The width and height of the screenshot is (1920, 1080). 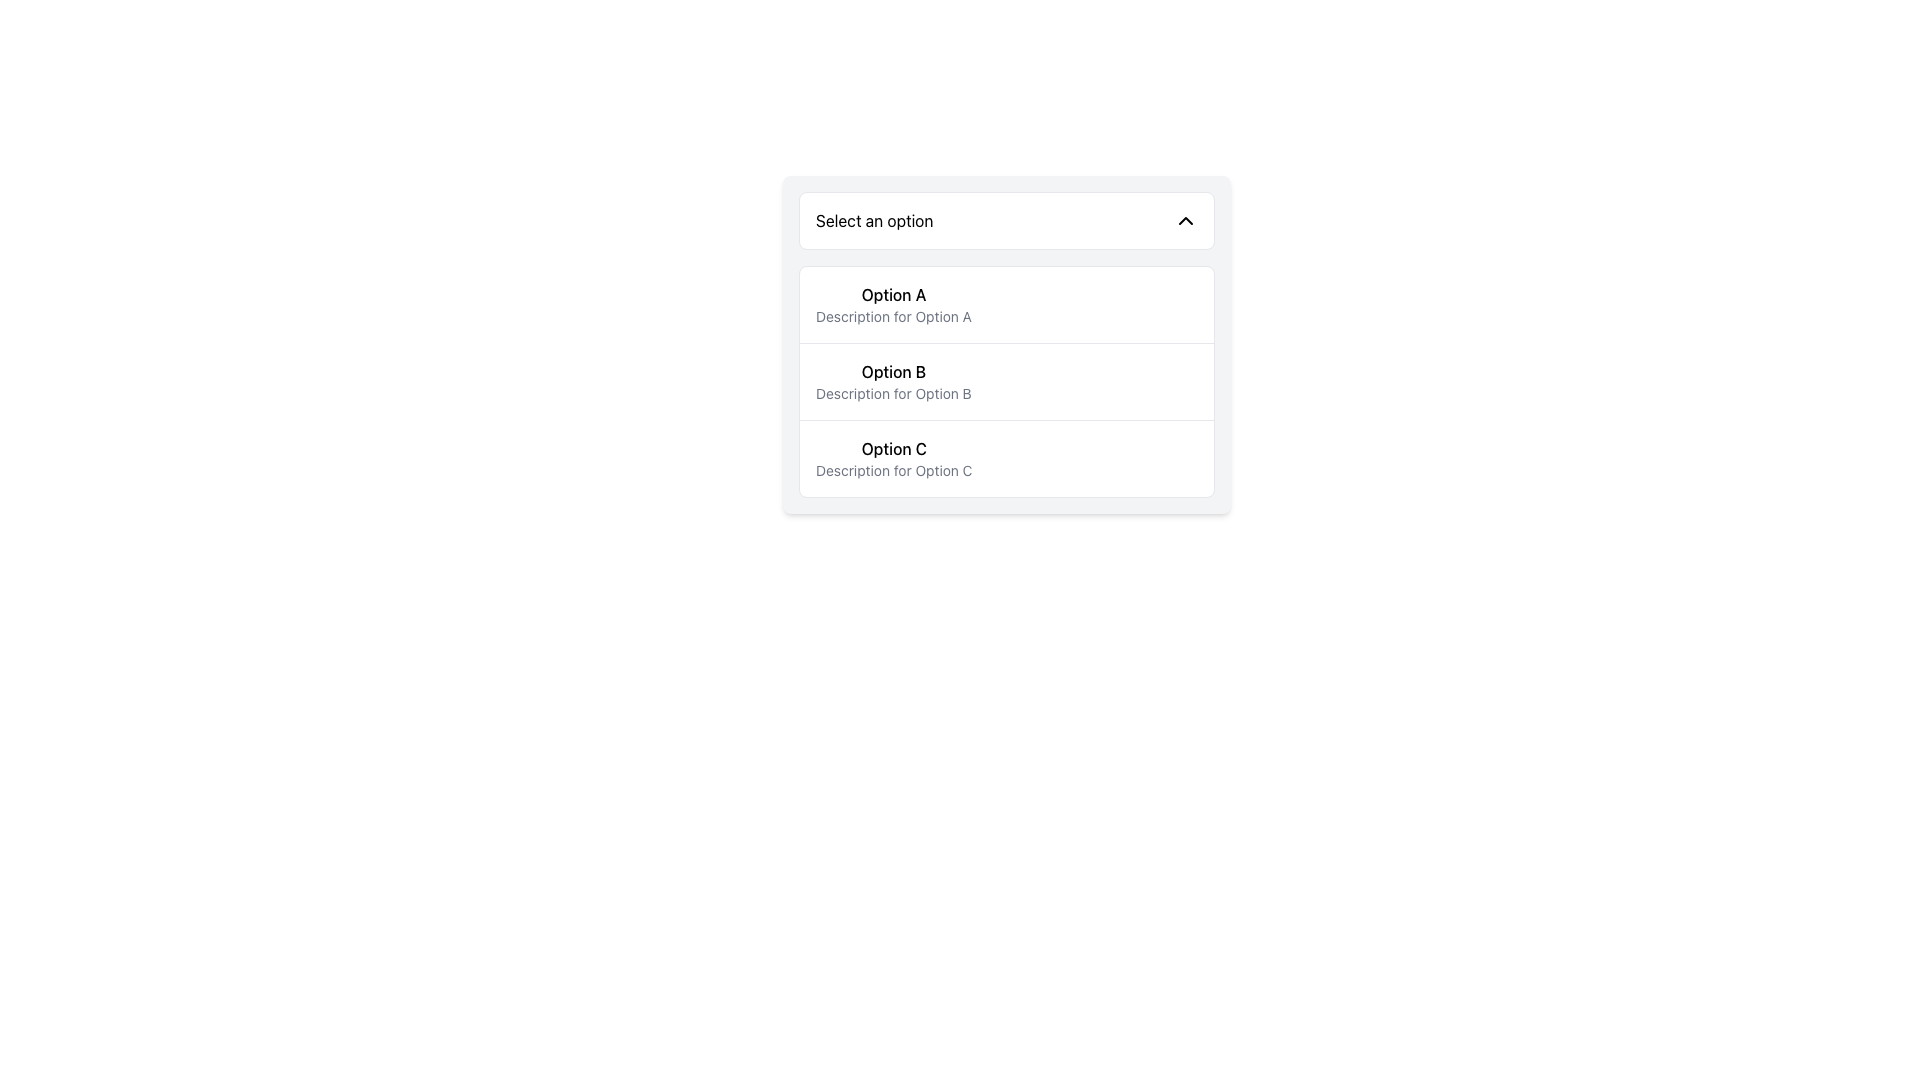 I want to click on the menu item labeled 'Option A', so click(x=1007, y=304).